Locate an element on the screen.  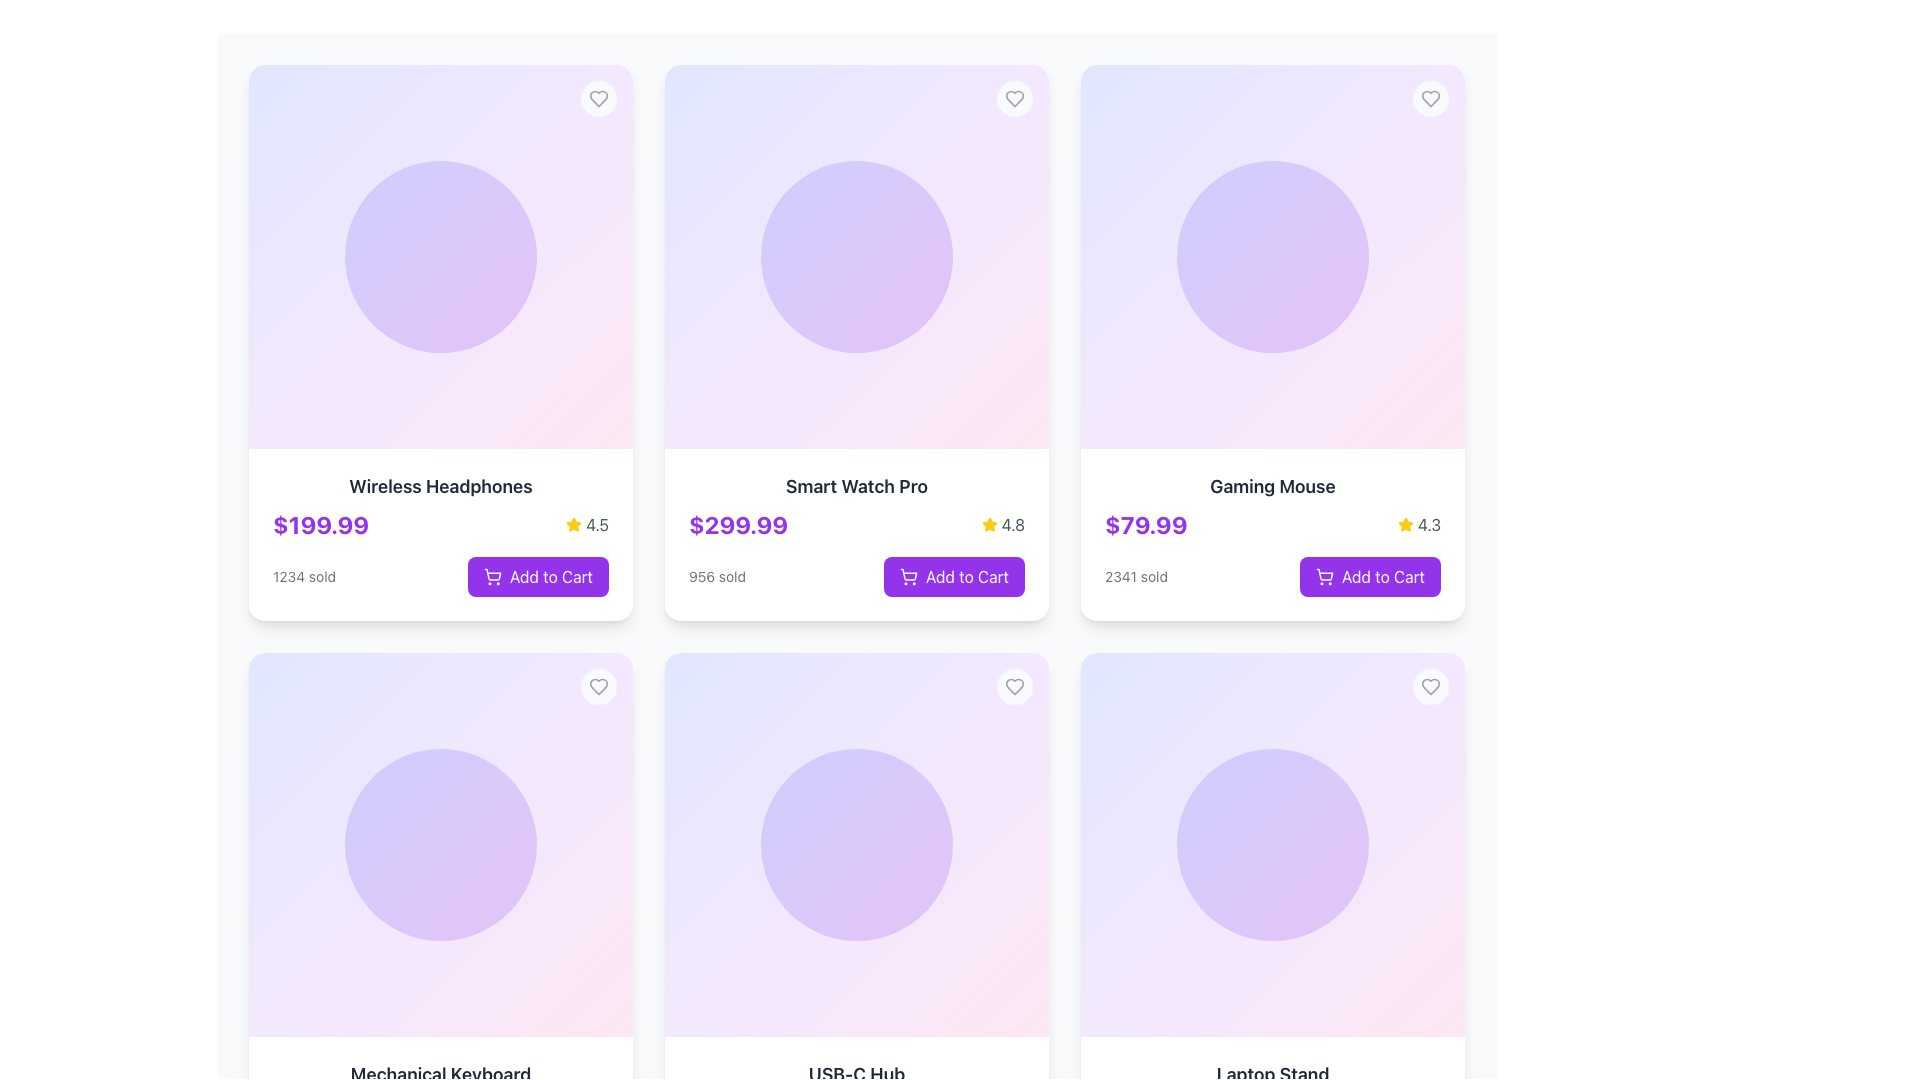
the decorative circular UI element with a gradient background transitioning from indigo to purple, positioned at the top-center of the product information section for 'Smart Watch Pro' is located at coordinates (857, 256).